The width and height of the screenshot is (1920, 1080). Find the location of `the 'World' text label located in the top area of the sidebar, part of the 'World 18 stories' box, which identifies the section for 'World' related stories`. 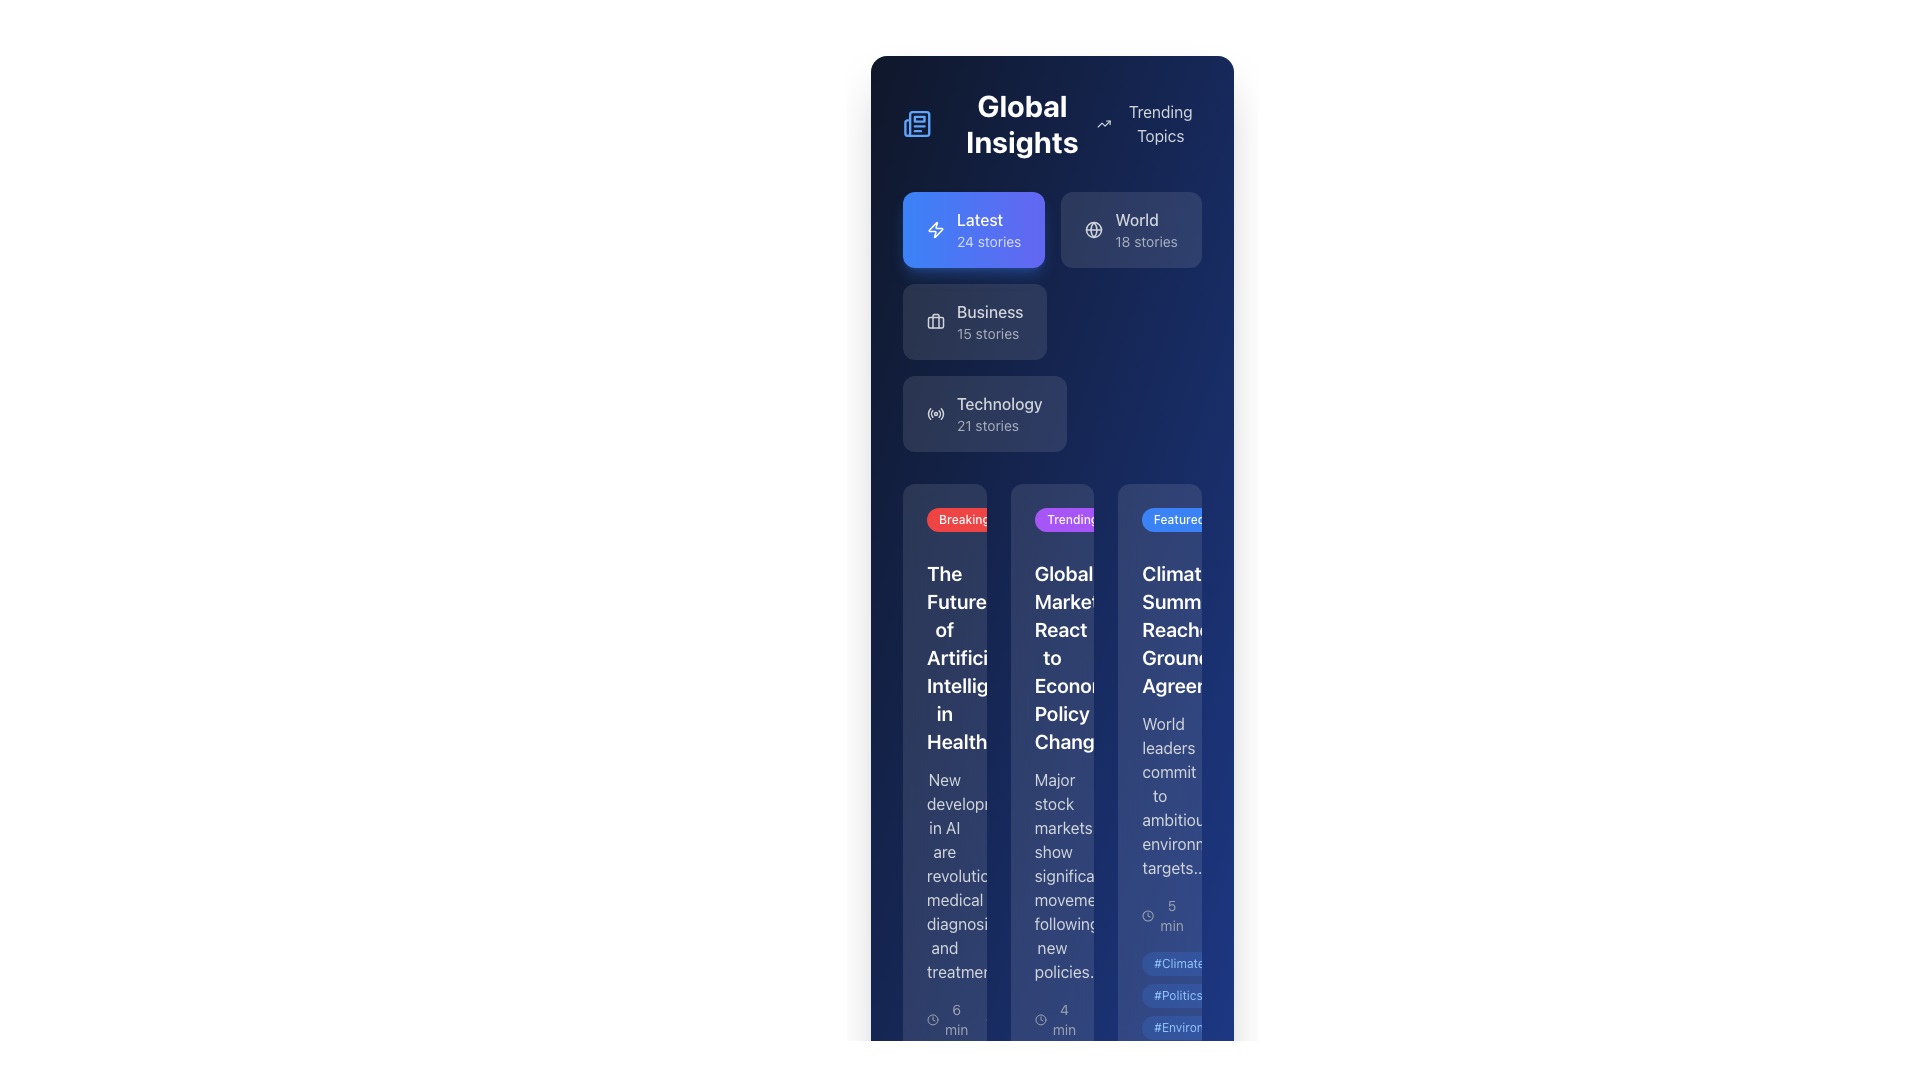

the 'World' text label located in the top area of the sidebar, part of the 'World 18 stories' box, which identifies the section for 'World' related stories is located at coordinates (1146, 219).